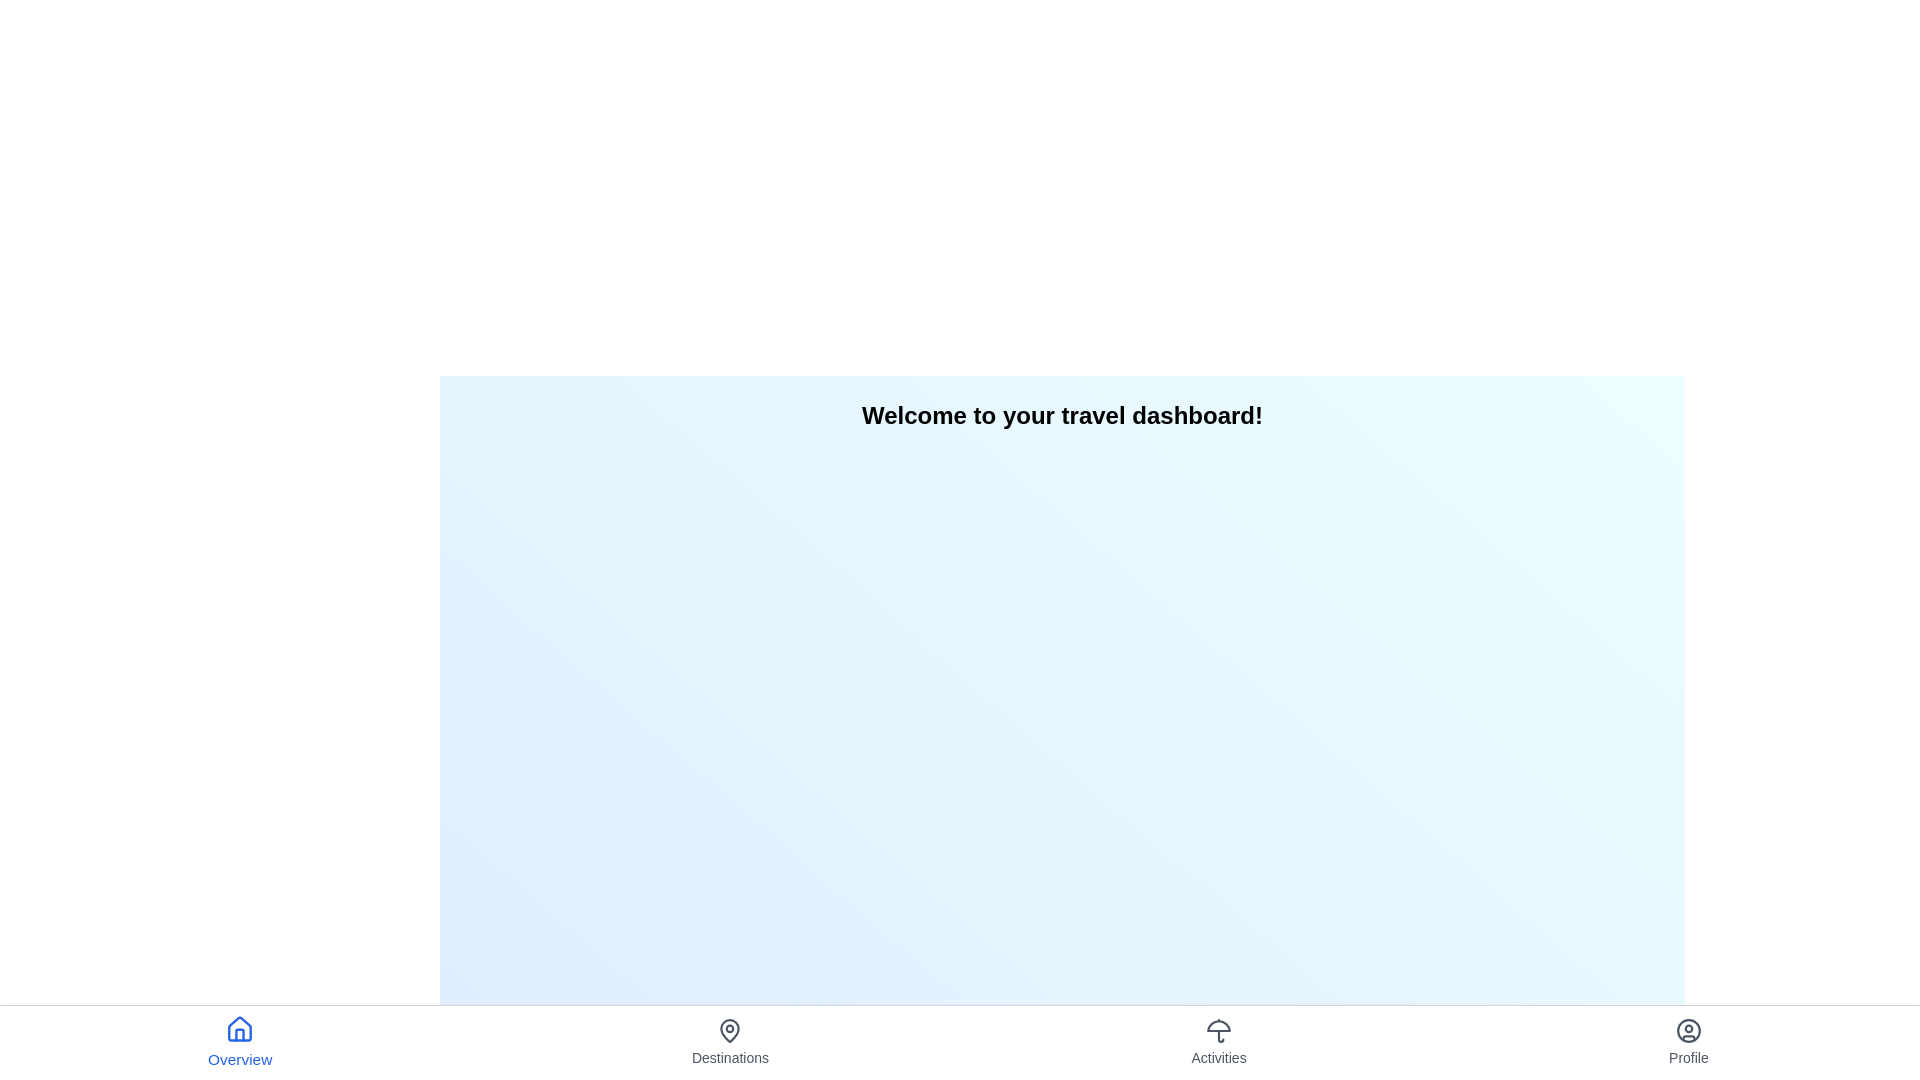  What do you see at coordinates (240, 1041) in the screenshot?
I see `the navigation button for 'Overview' located at the far left of the bottom navigation menu` at bounding box center [240, 1041].